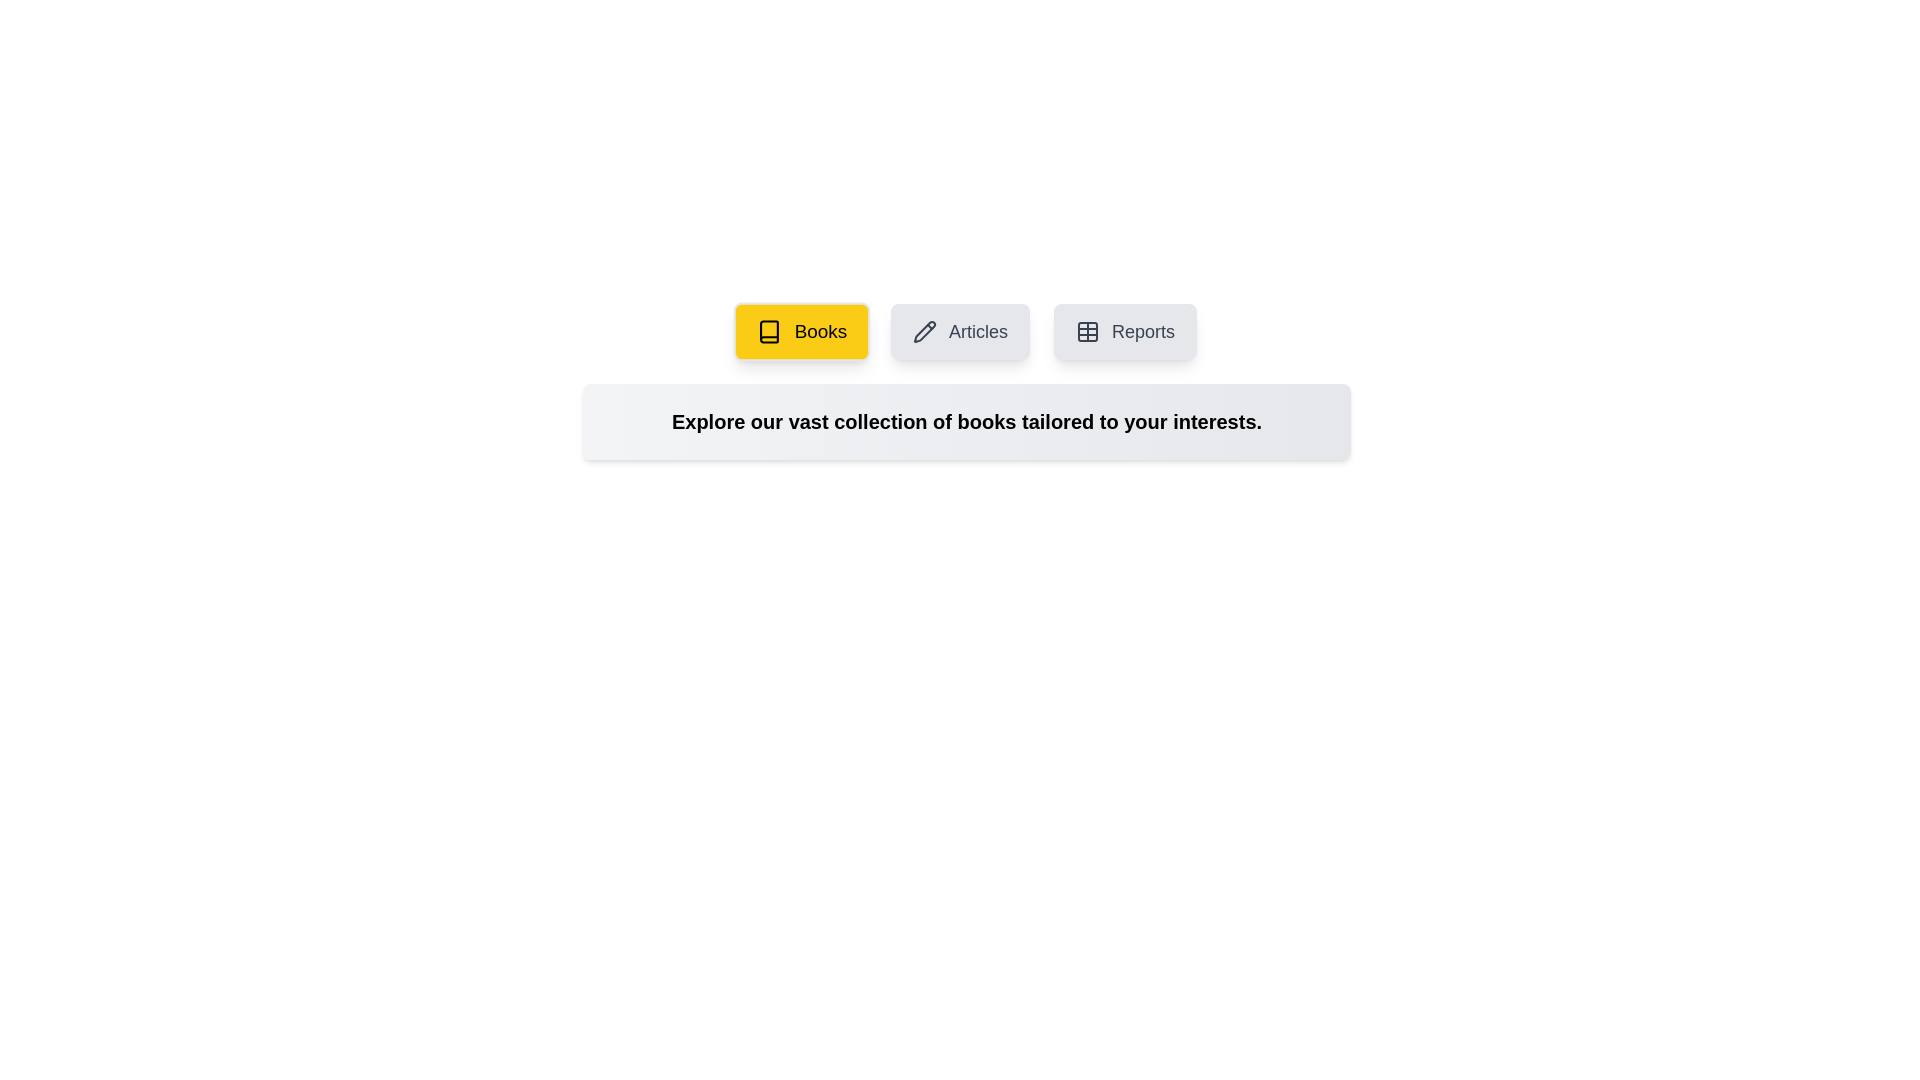 The image size is (1920, 1080). What do you see at coordinates (1087, 330) in the screenshot?
I see `the decorative SVG icon representing the 'Reports' section within the 'Reports' button, which is the rightmost button in a row of three buttons` at bounding box center [1087, 330].